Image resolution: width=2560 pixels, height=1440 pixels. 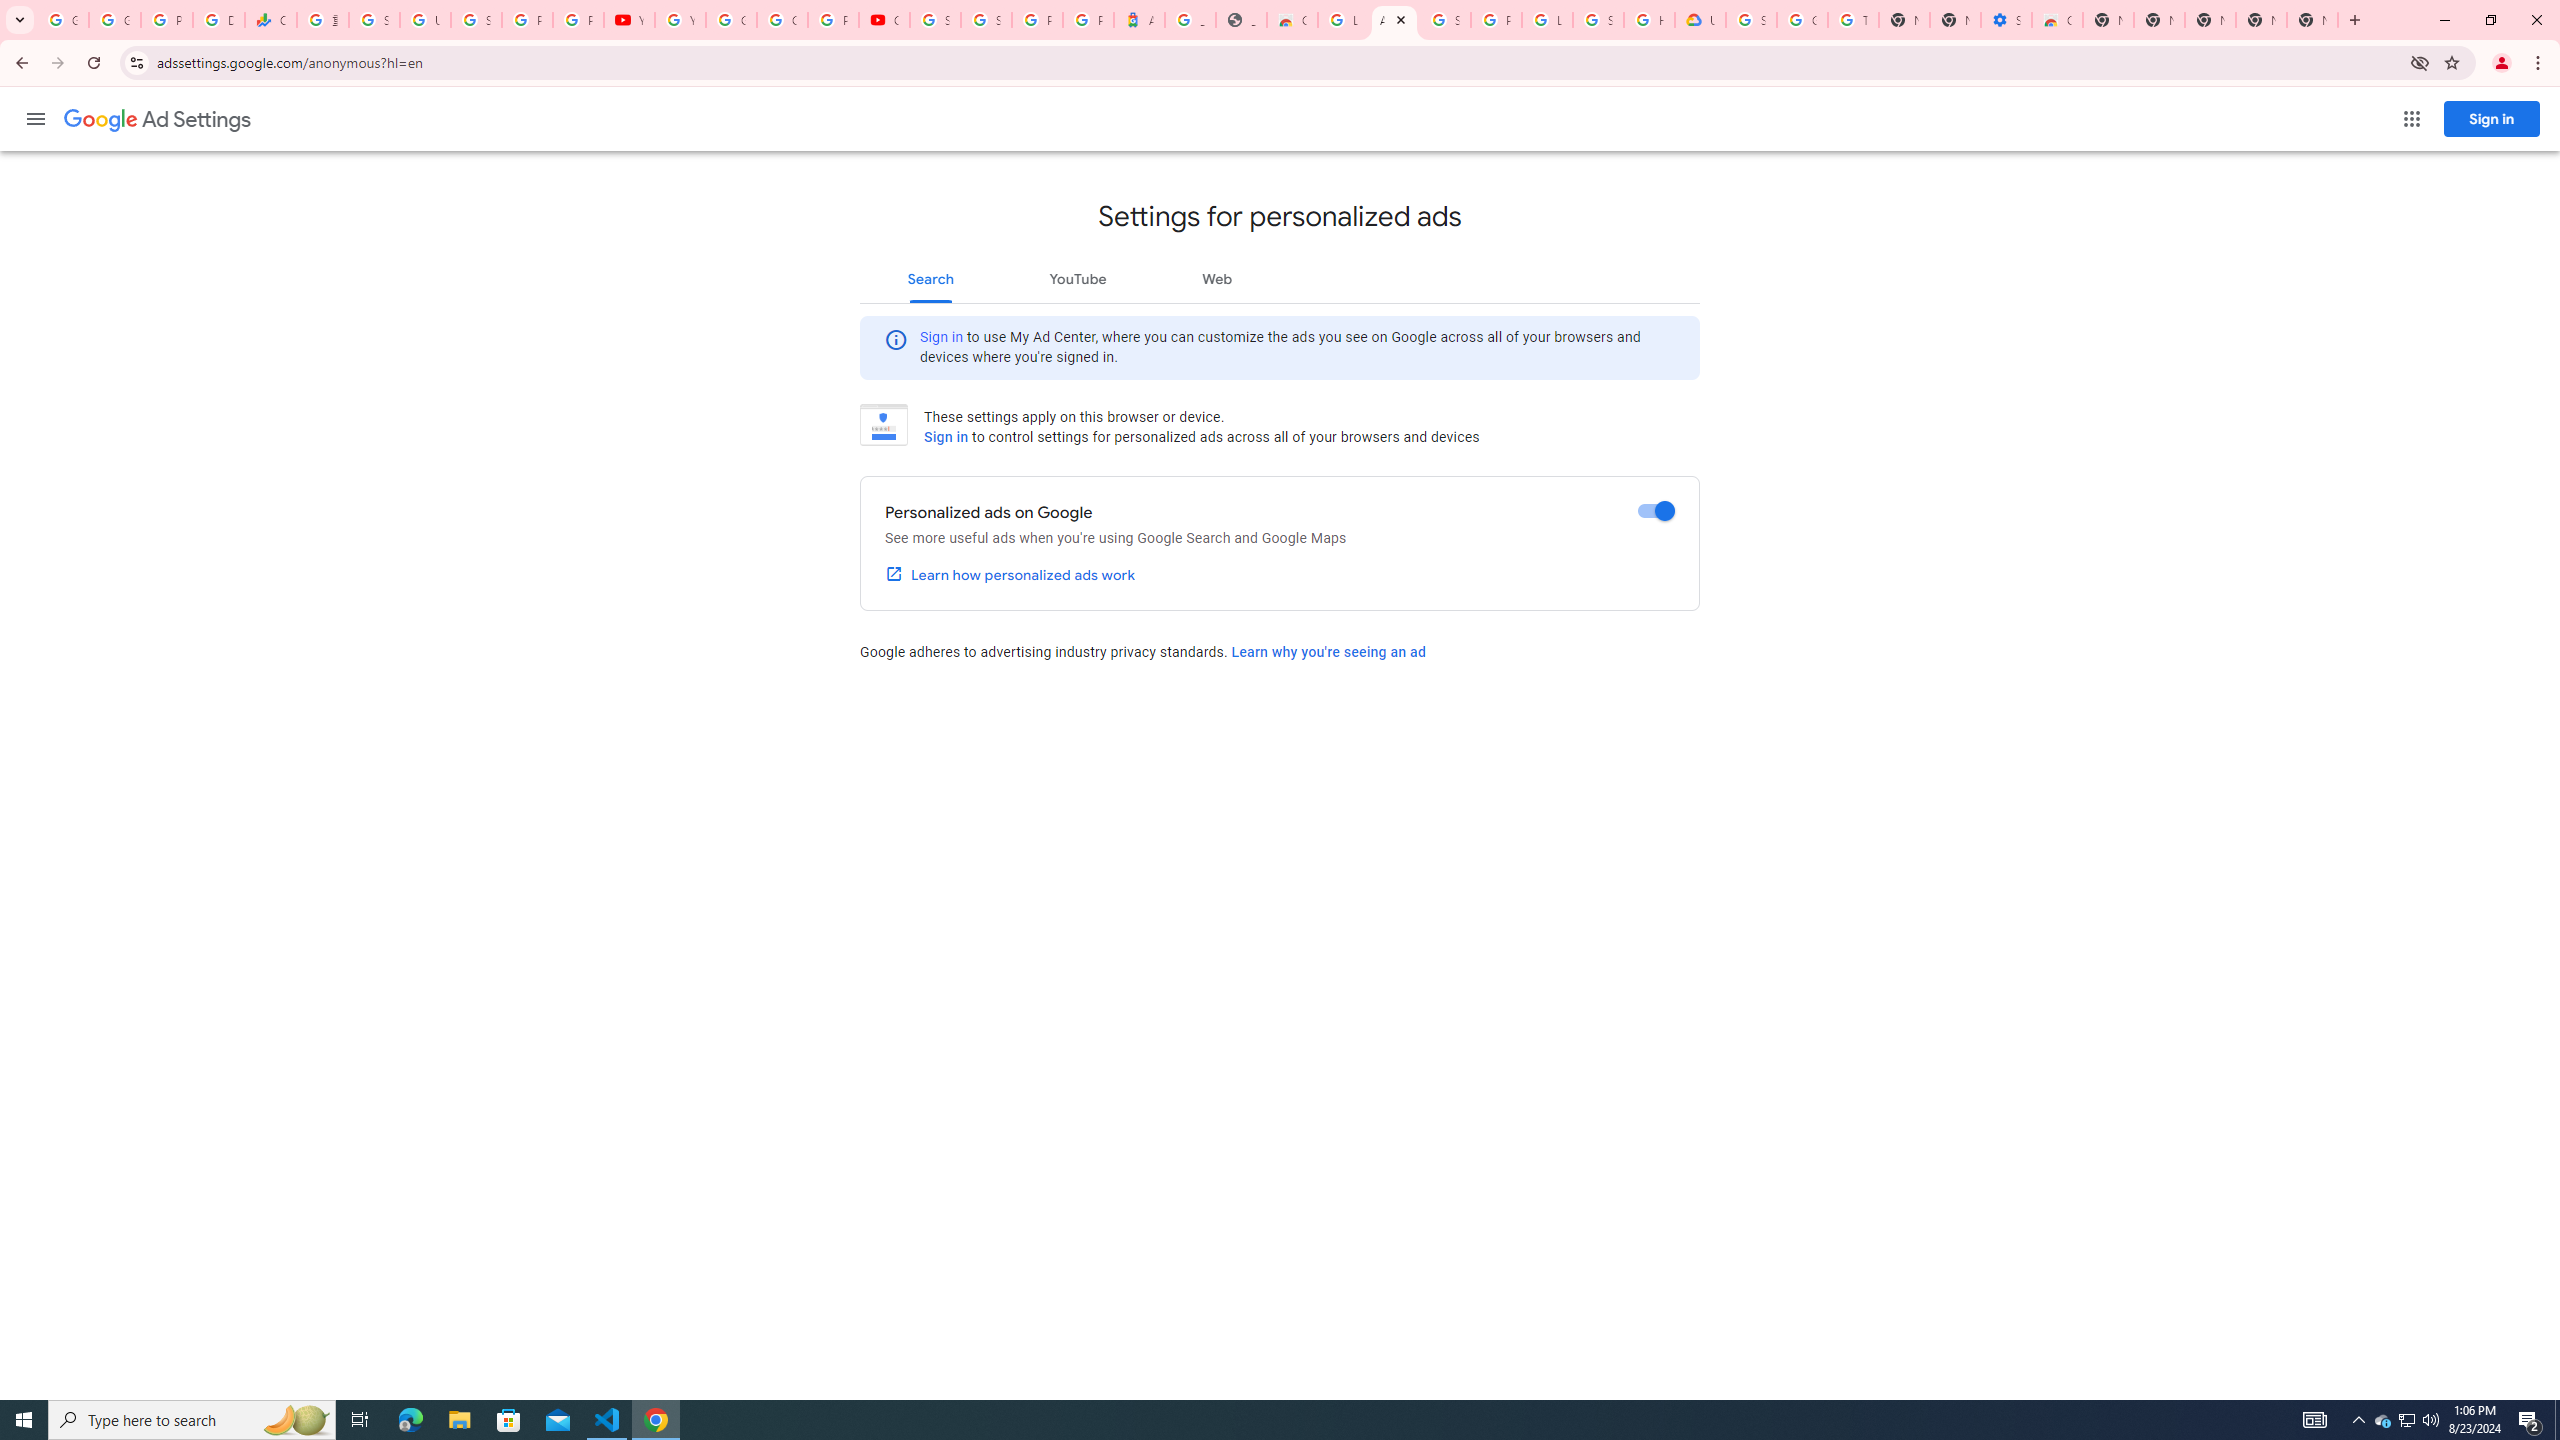 I want to click on 'Sign in - Google Accounts', so click(x=375, y=19).